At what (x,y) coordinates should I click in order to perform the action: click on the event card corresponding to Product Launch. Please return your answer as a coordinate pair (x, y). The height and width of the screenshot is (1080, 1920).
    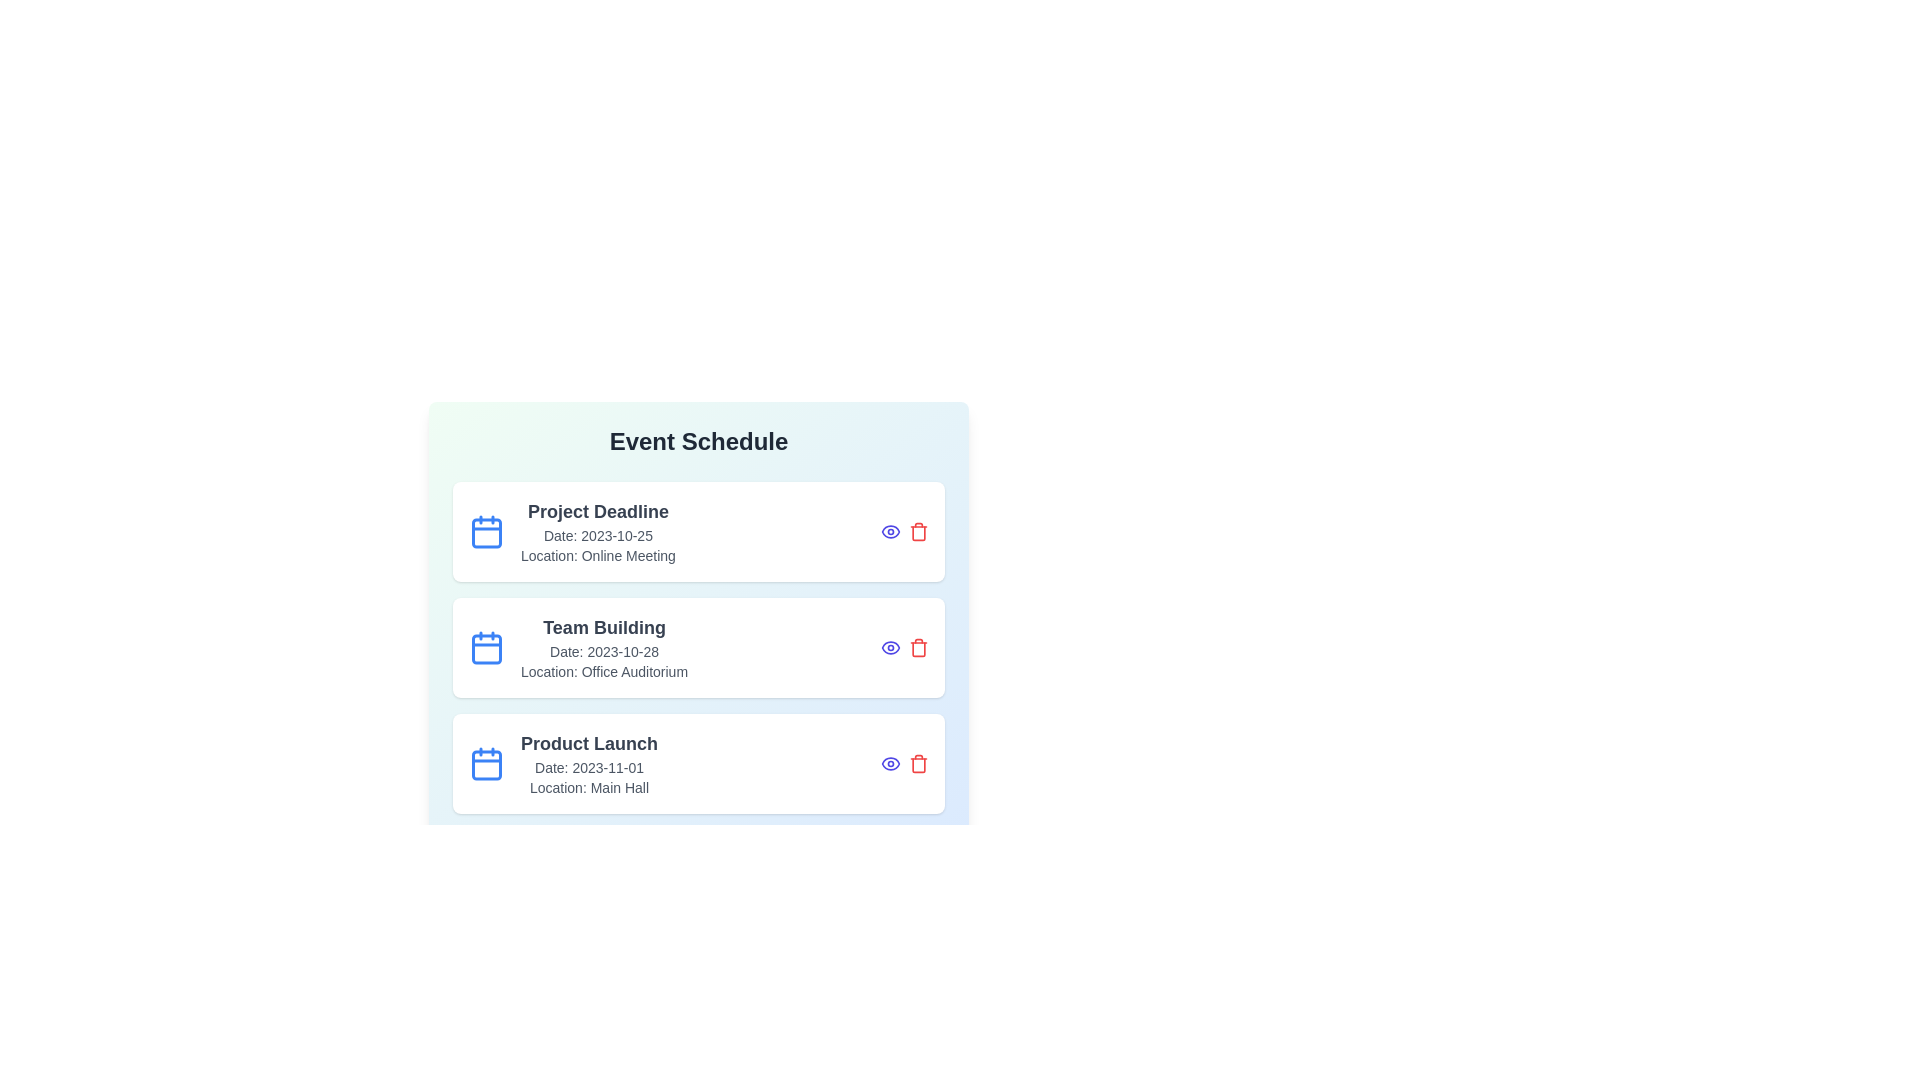
    Looking at the image, I should click on (699, 763).